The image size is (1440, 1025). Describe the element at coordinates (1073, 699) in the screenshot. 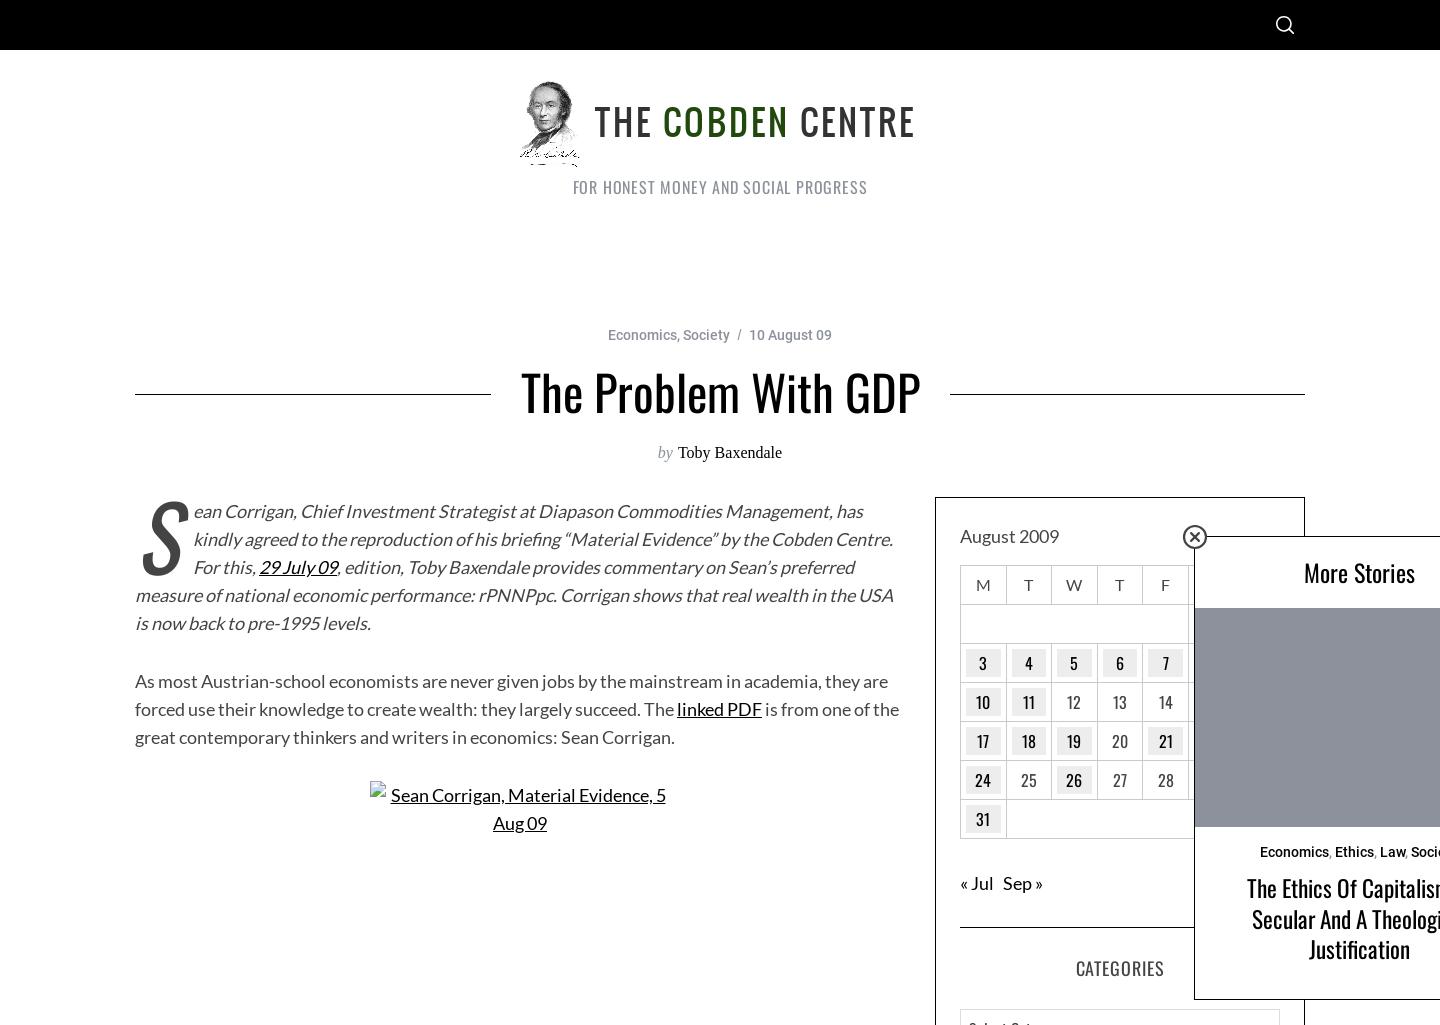

I see `'12'` at that location.